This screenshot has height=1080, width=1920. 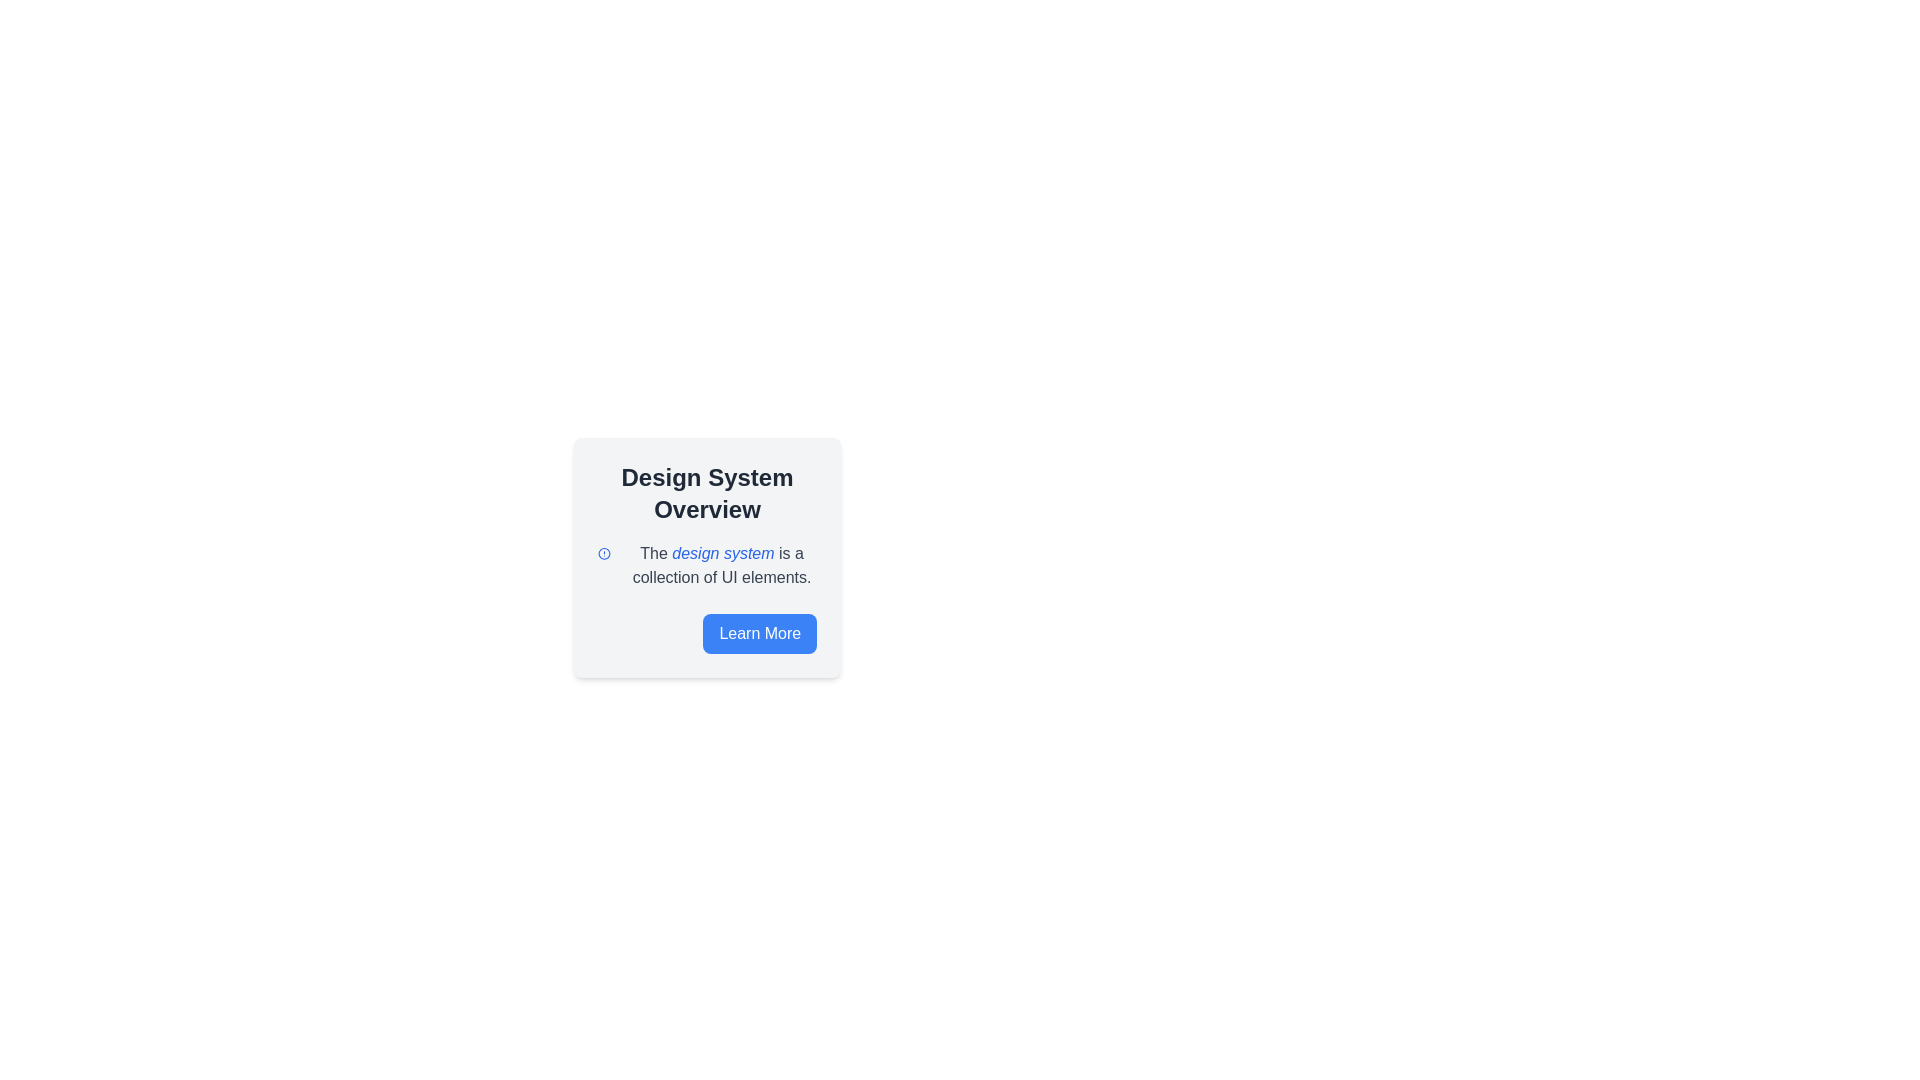 I want to click on the circular outline of the 'circle-alert' styled icon to interact with it, so click(x=603, y=554).